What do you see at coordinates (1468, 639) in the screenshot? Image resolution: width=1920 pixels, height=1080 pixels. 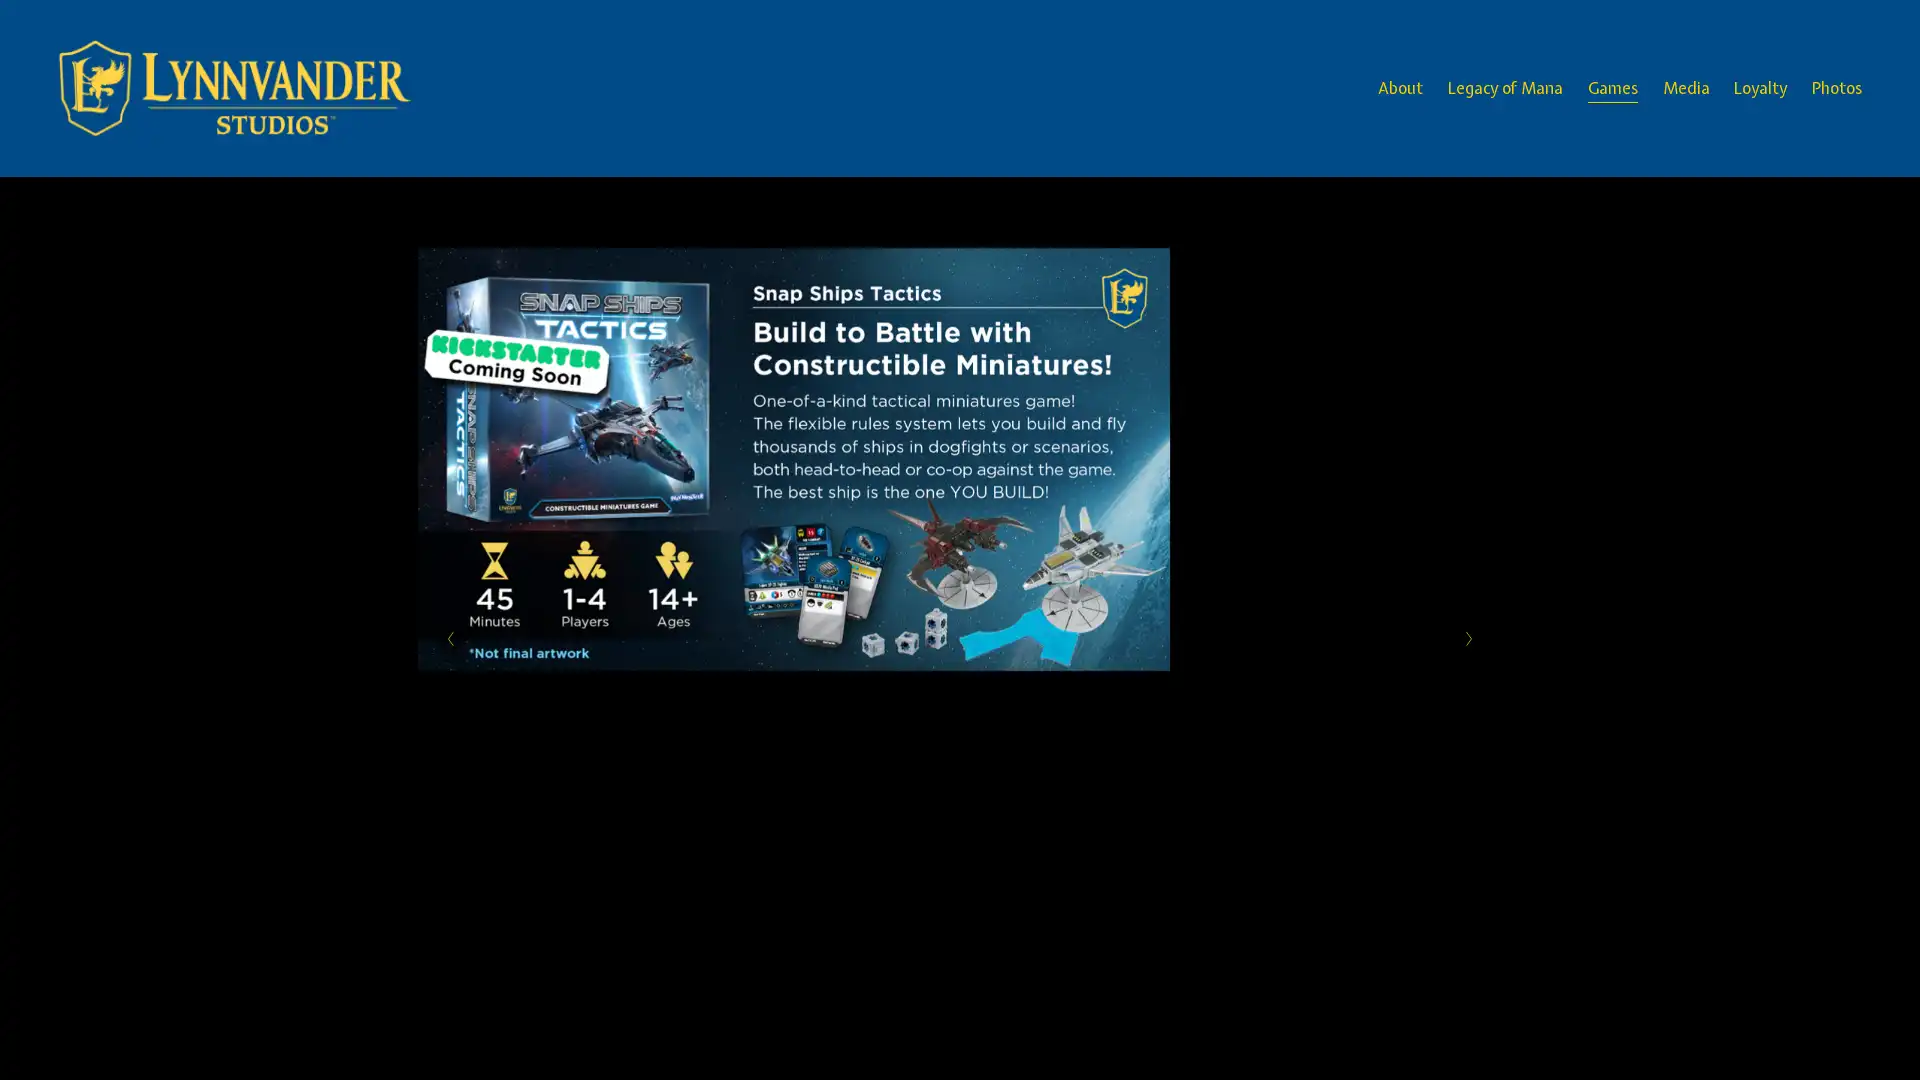 I see `Next Slide` at bounding box center [1468, 639].